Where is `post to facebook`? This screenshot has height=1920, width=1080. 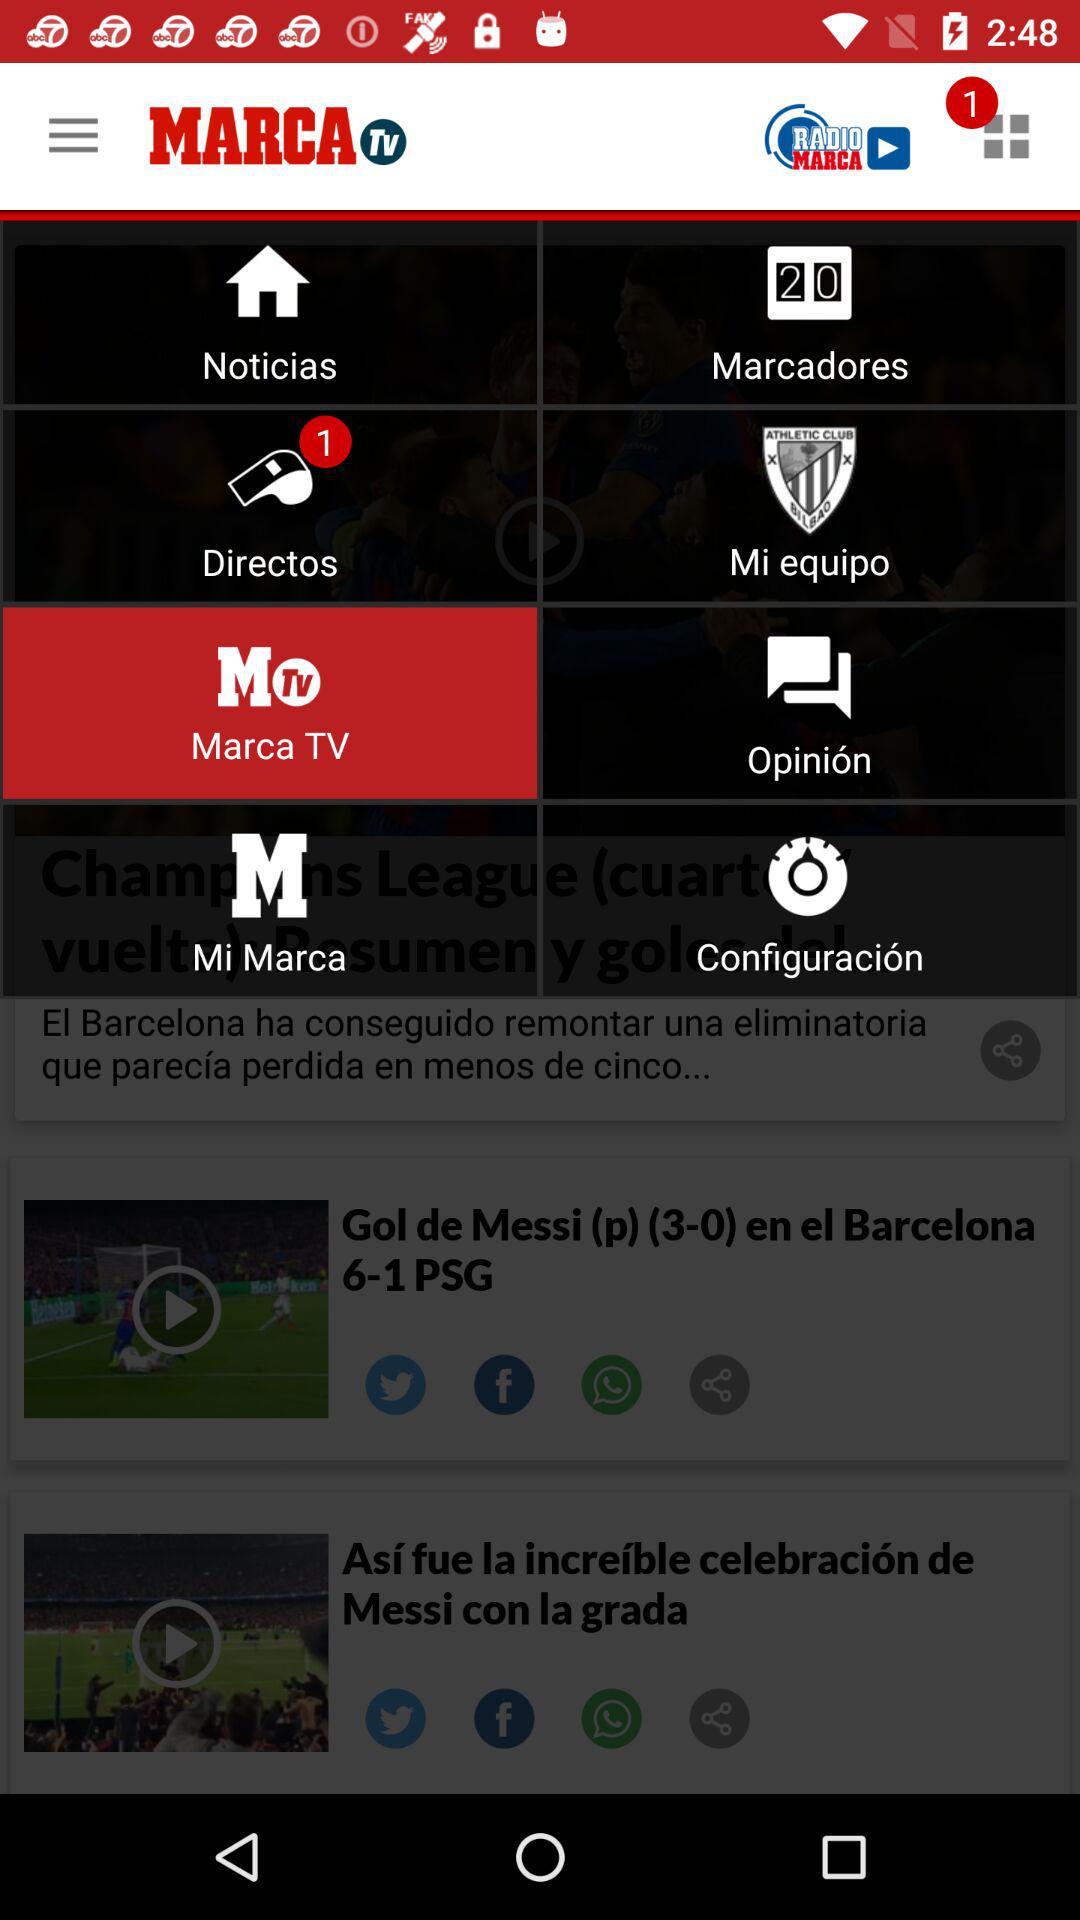 post to facebook is located at coordinates (503, 1384).